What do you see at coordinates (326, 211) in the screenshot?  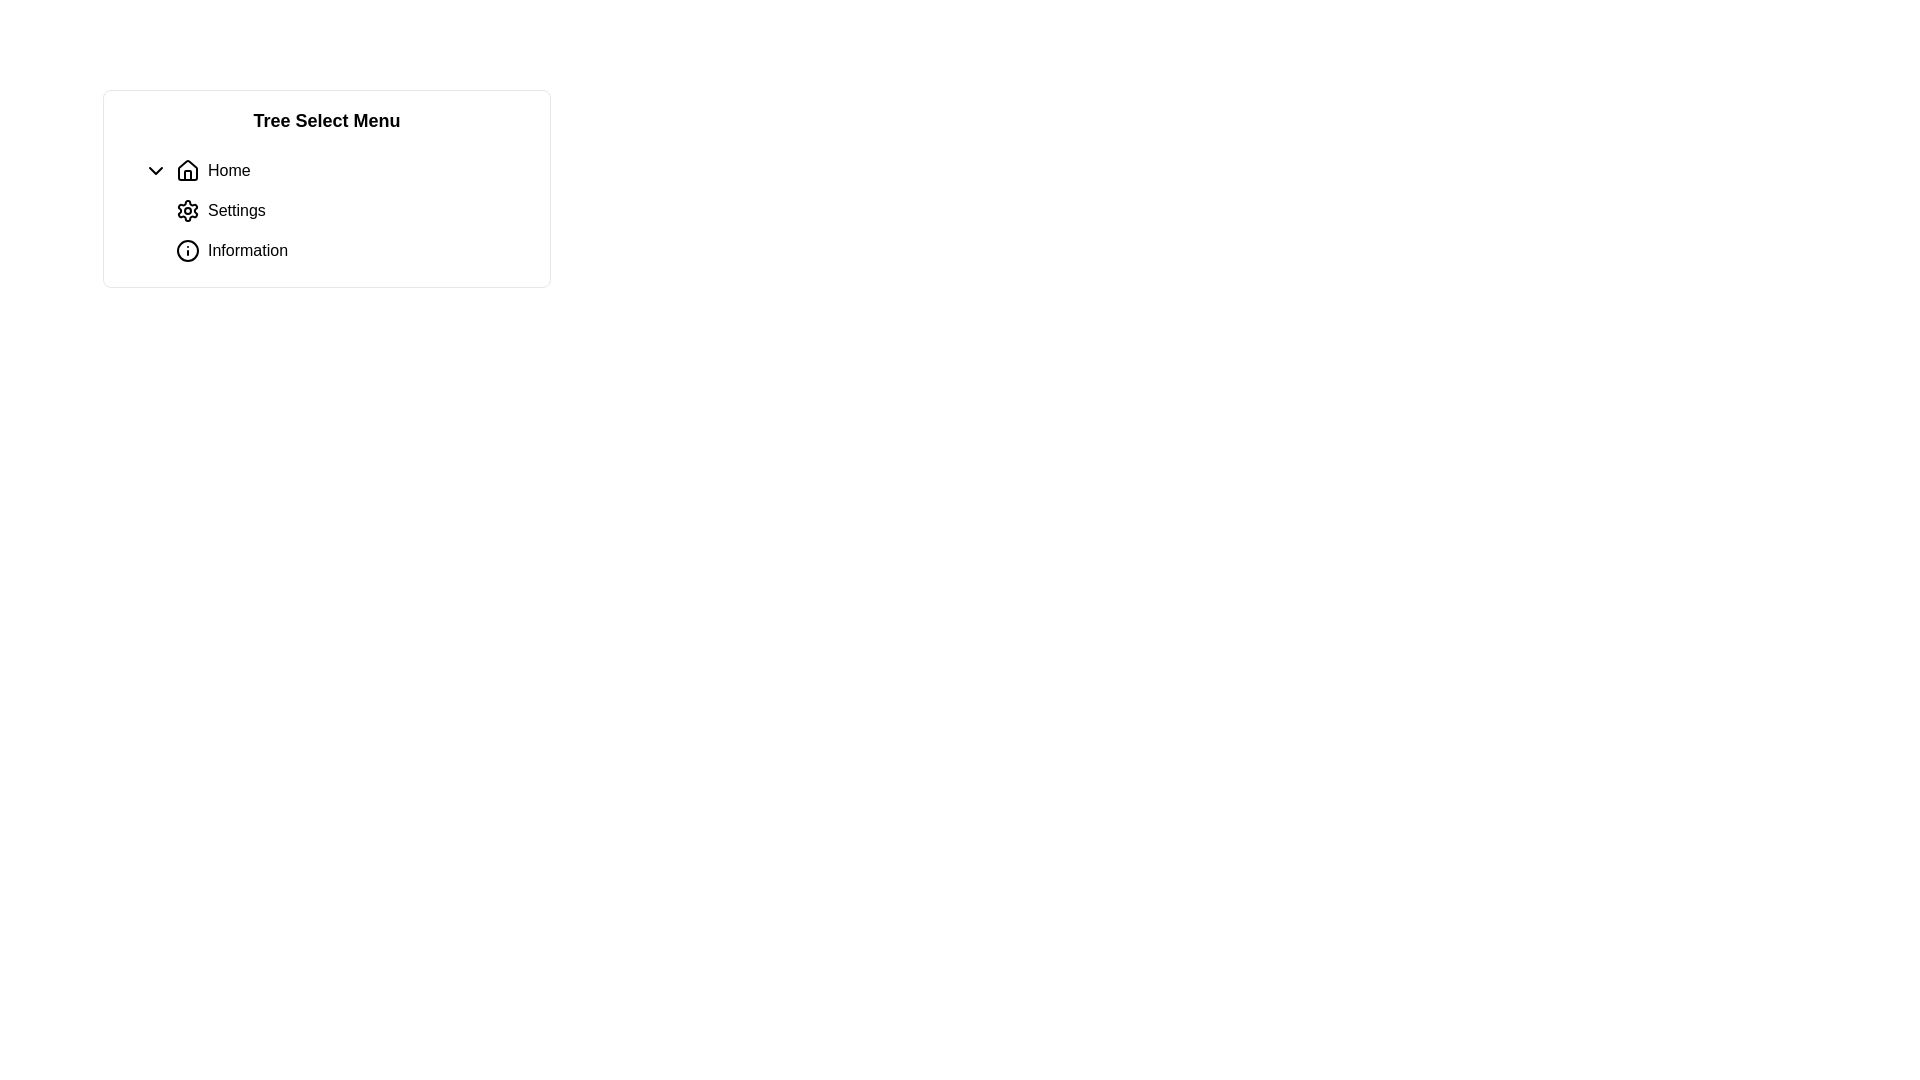 I see `the 'Settings' menu item in the Tree Select Menu, which is the second item in the vertical list of options` at bounding box center [326, 211].